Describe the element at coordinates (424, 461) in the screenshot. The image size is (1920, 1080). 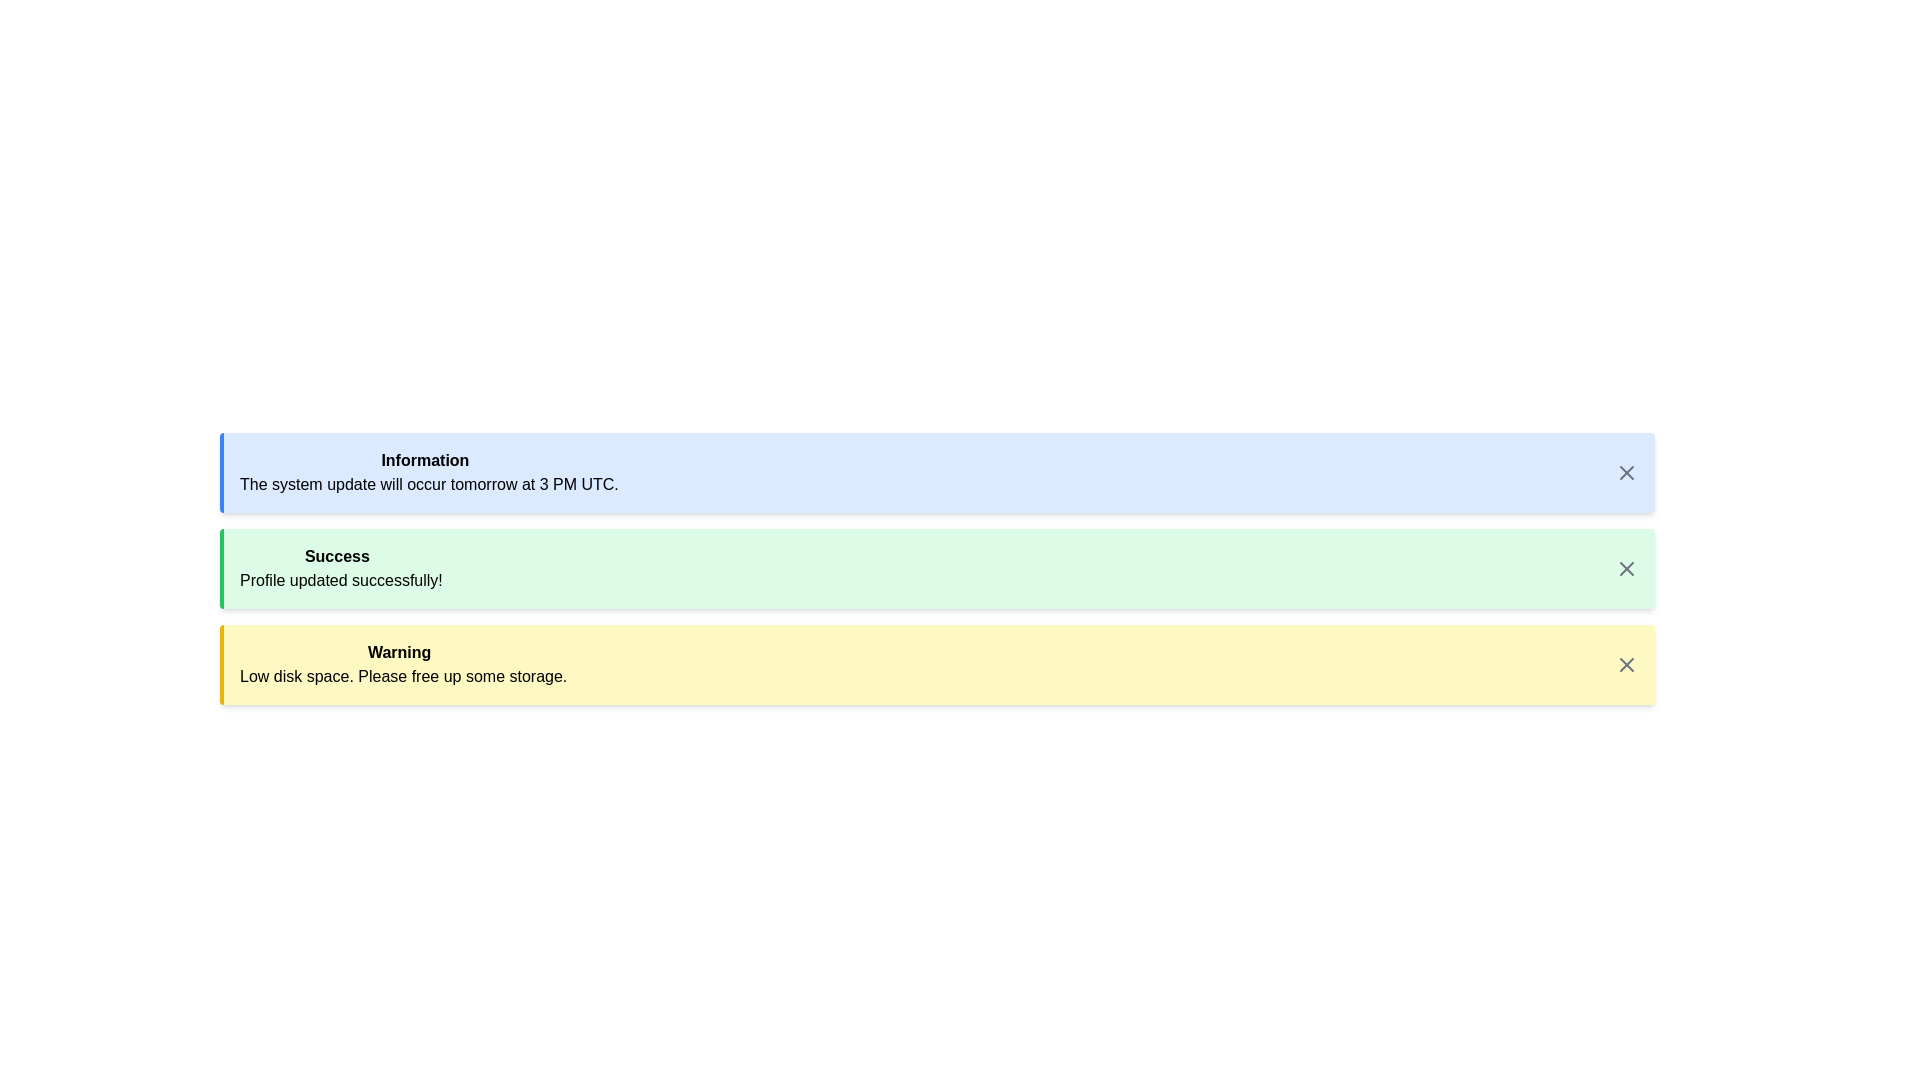
I see `the 'Information' text label, which is styled with bold and underlined font and positioned at the top of a notification box with a light blue background` at that location.